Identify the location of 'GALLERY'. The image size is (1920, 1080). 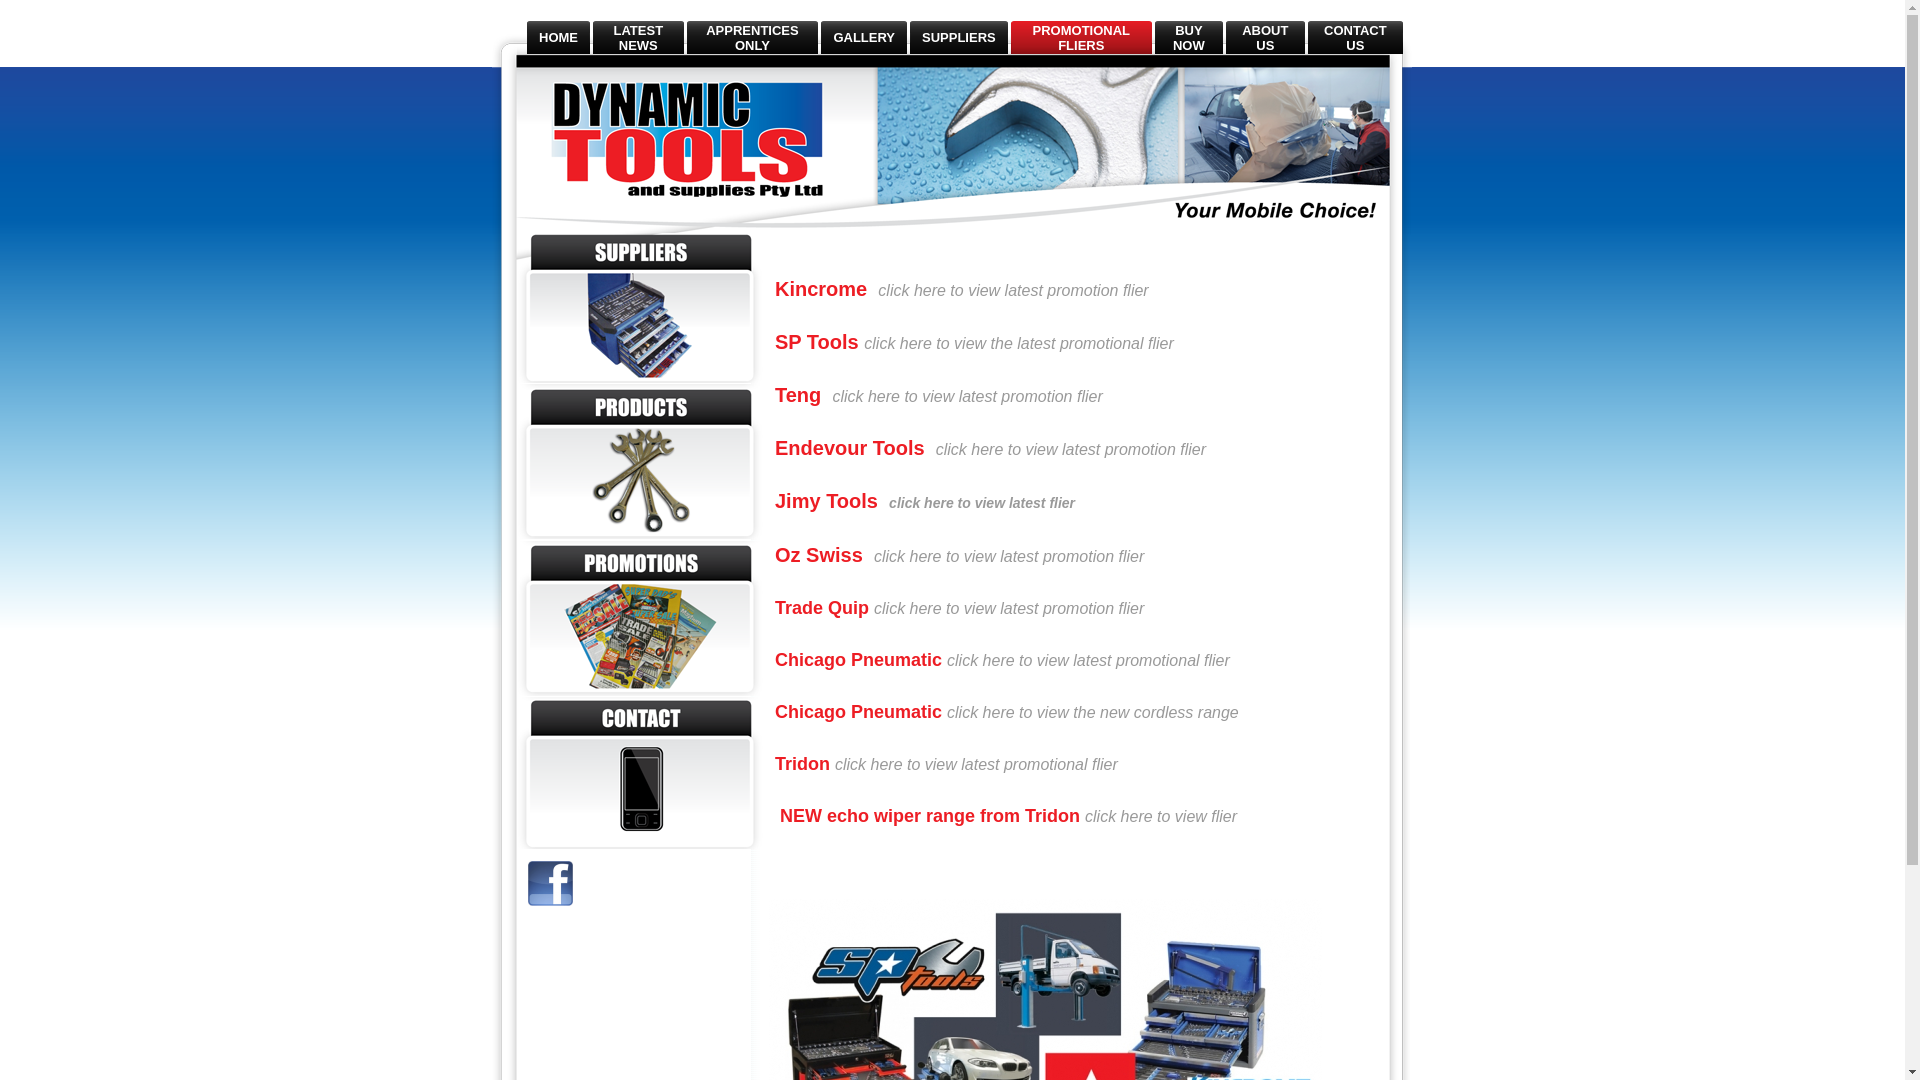
(864, 37).